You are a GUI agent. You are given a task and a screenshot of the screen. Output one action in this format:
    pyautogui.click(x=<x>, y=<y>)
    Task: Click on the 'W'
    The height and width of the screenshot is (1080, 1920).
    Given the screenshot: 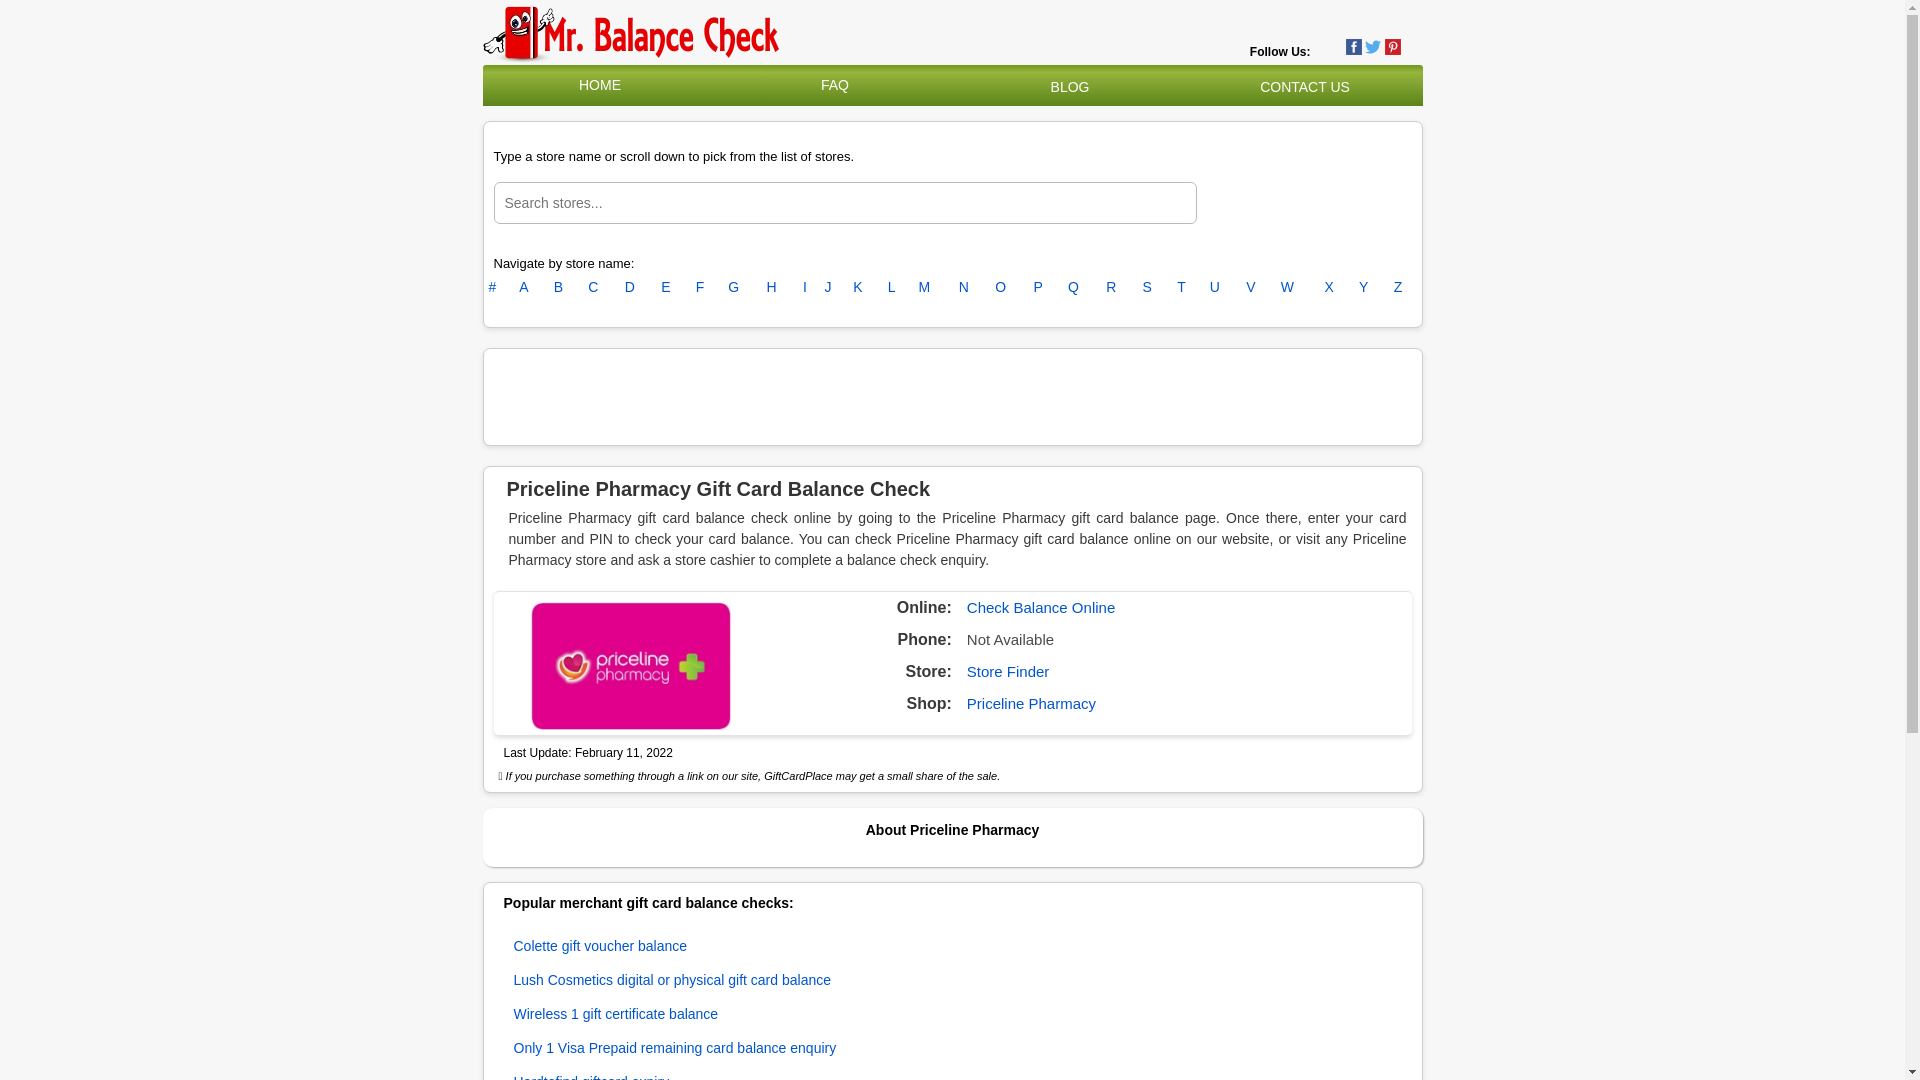 What is the action you would take?
    pyautogui.click(x=1287, y=286)
    